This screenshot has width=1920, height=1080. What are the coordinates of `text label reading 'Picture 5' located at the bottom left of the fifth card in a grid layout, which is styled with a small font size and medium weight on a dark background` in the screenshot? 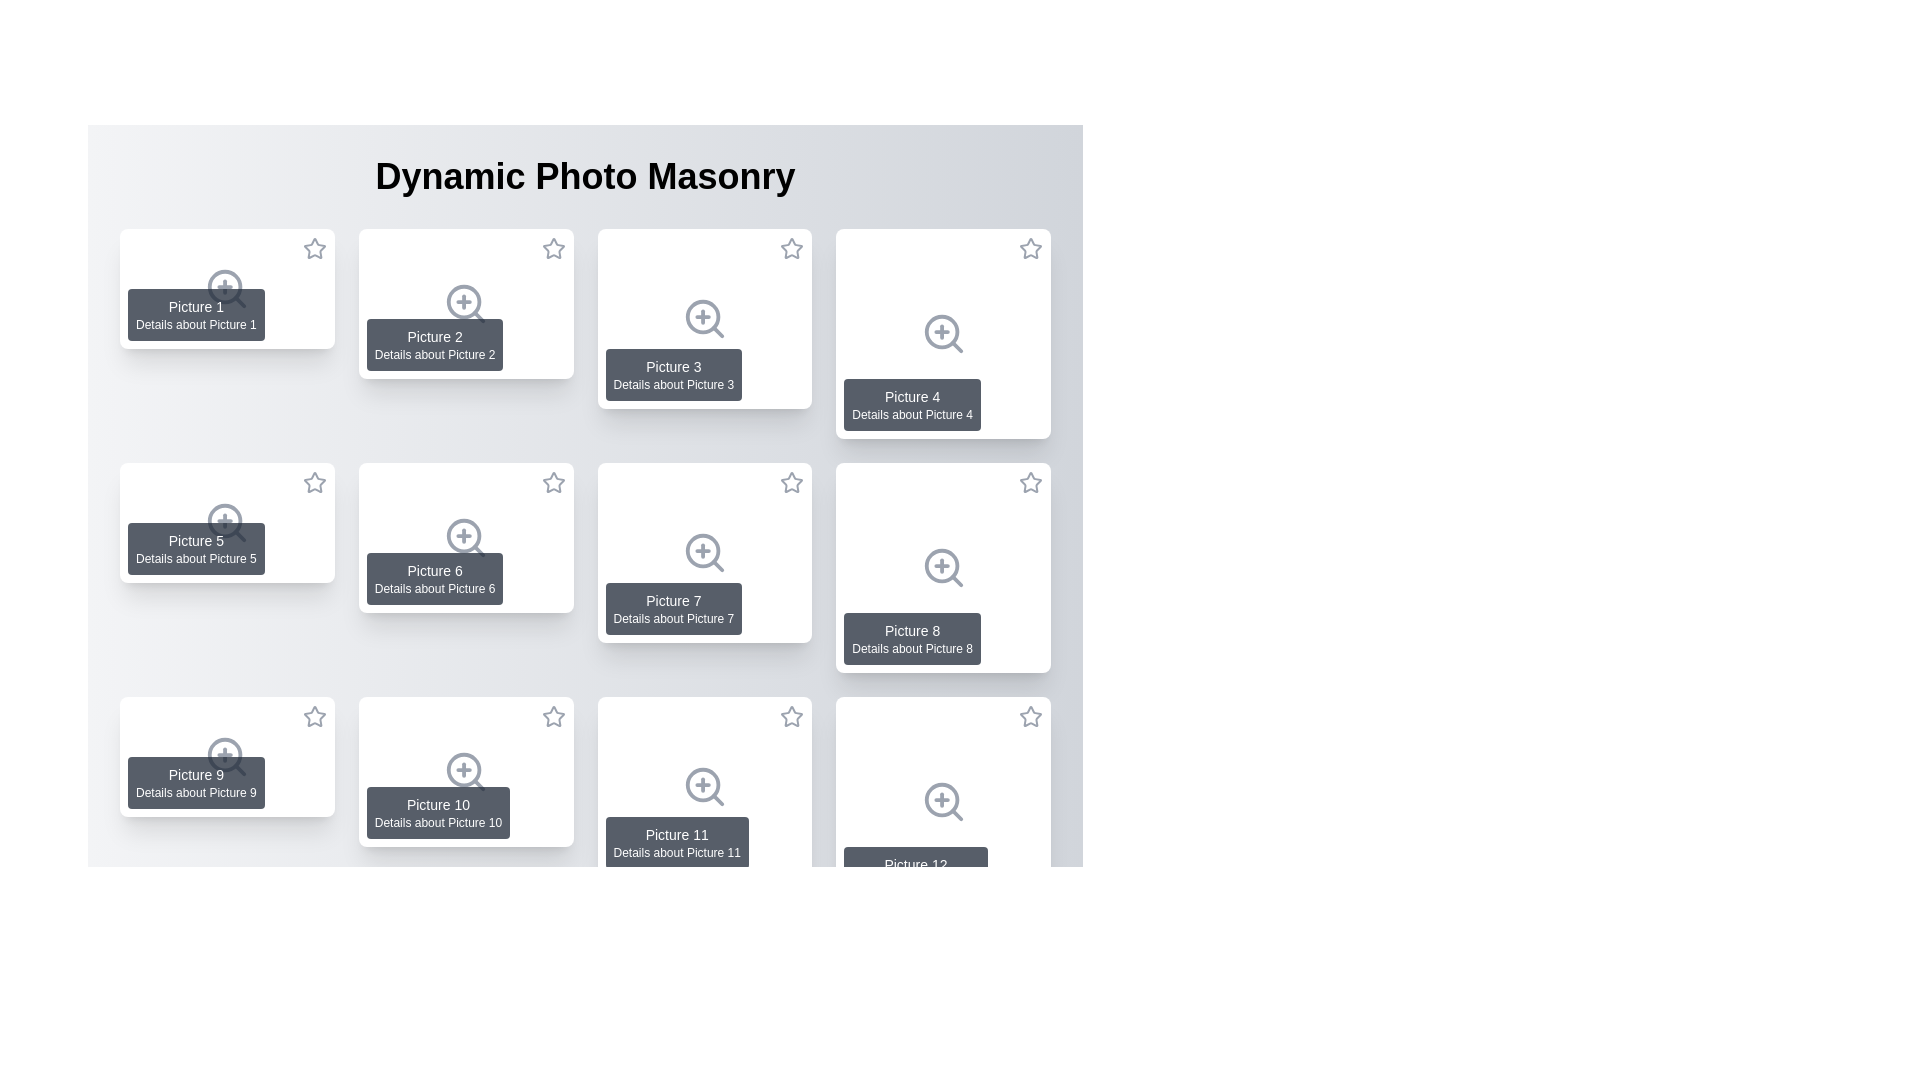 It's located at (196, 540).